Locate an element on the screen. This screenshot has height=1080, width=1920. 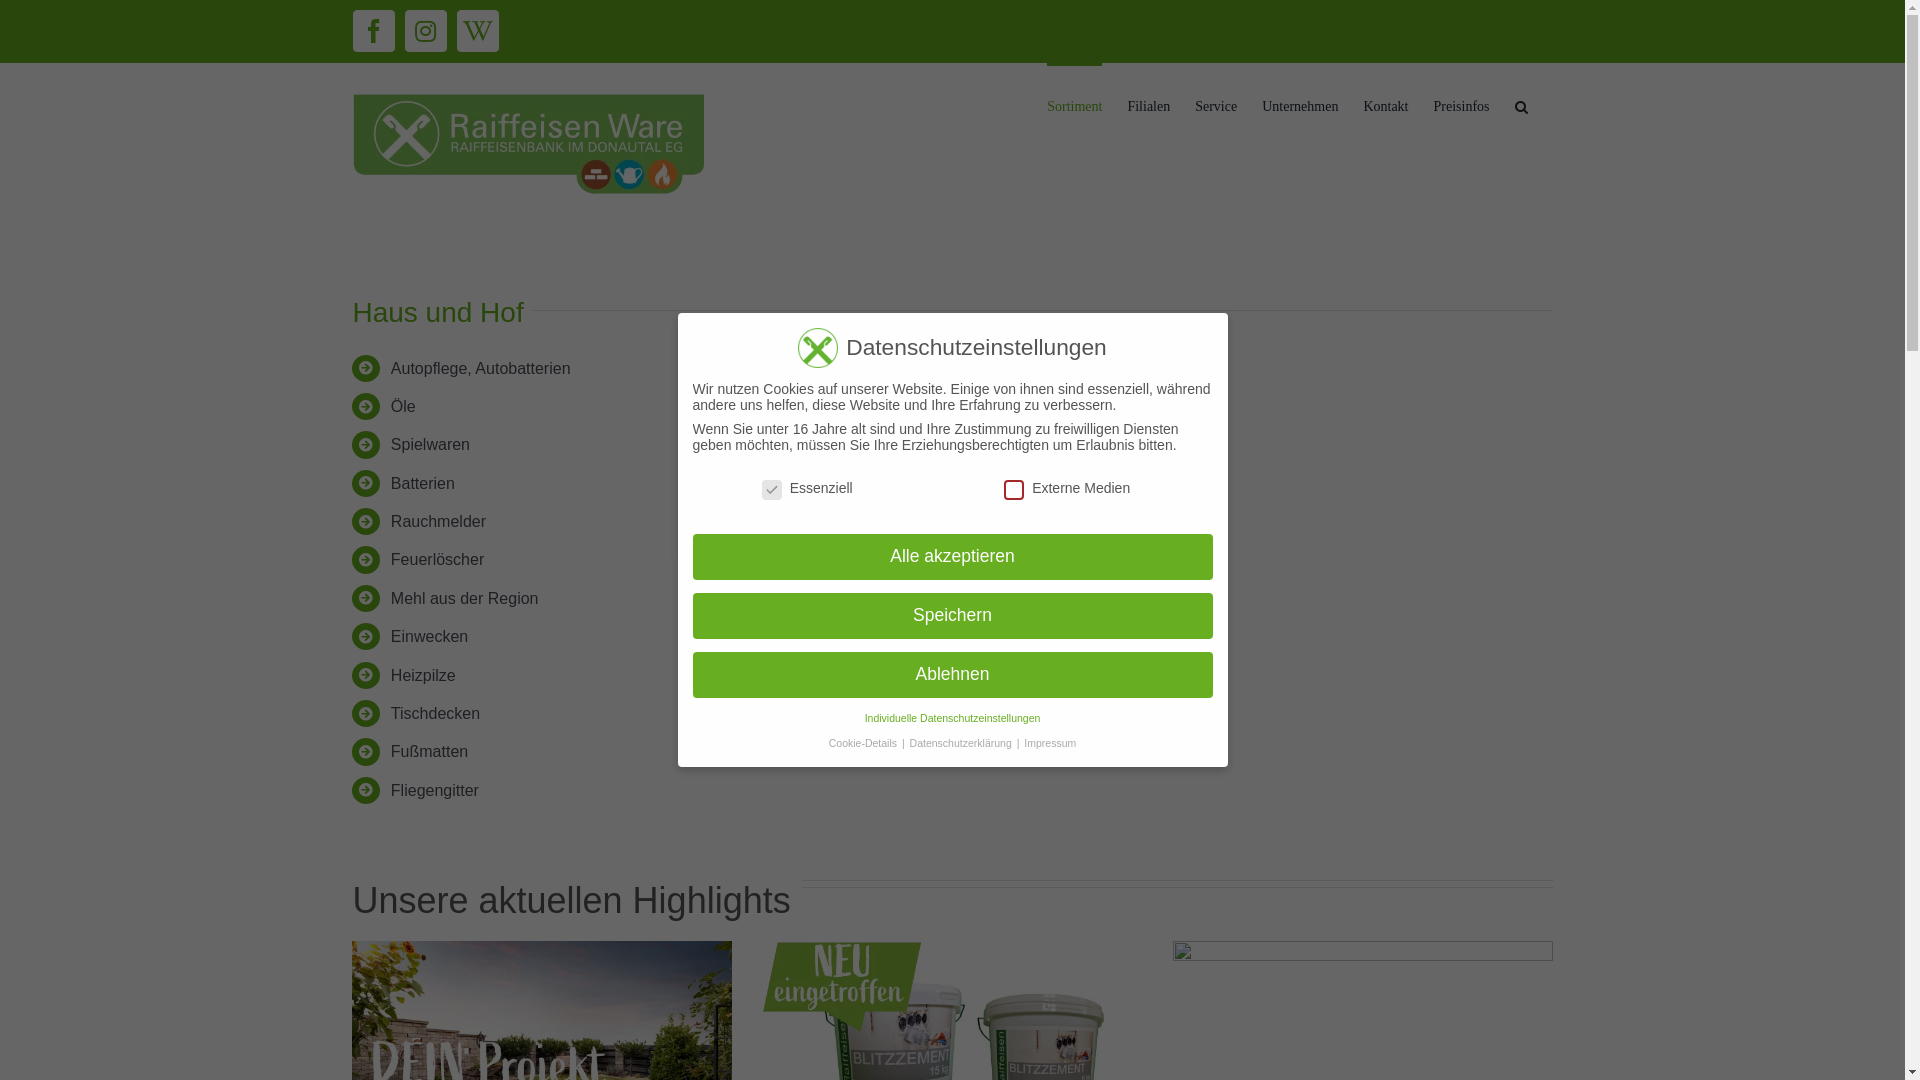
'Unternehmen' is located at coordinates (1300, 104).